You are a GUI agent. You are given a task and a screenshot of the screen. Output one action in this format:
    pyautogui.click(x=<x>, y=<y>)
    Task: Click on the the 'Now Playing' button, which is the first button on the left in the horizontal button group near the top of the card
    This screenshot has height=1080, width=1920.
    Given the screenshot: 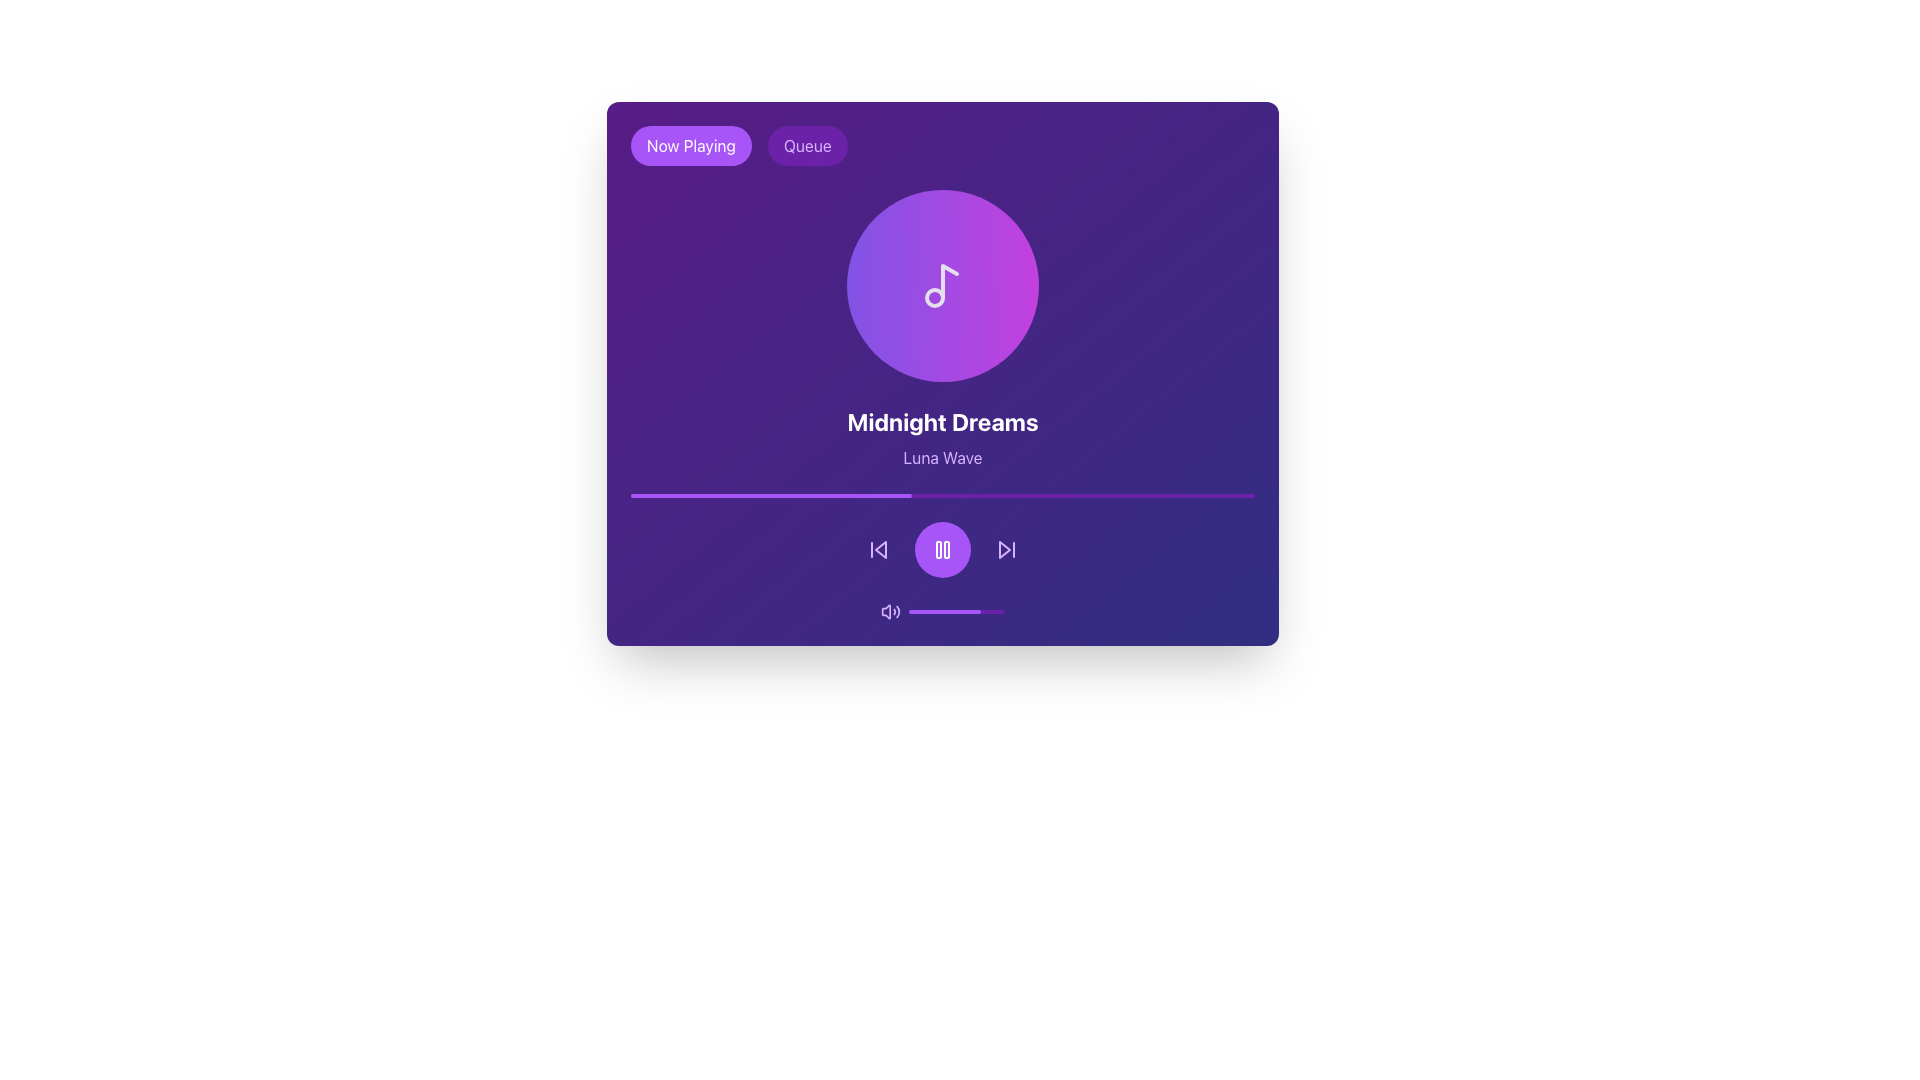 What is the action you would take?
    pyautogui.click(x=691, y=145)
    